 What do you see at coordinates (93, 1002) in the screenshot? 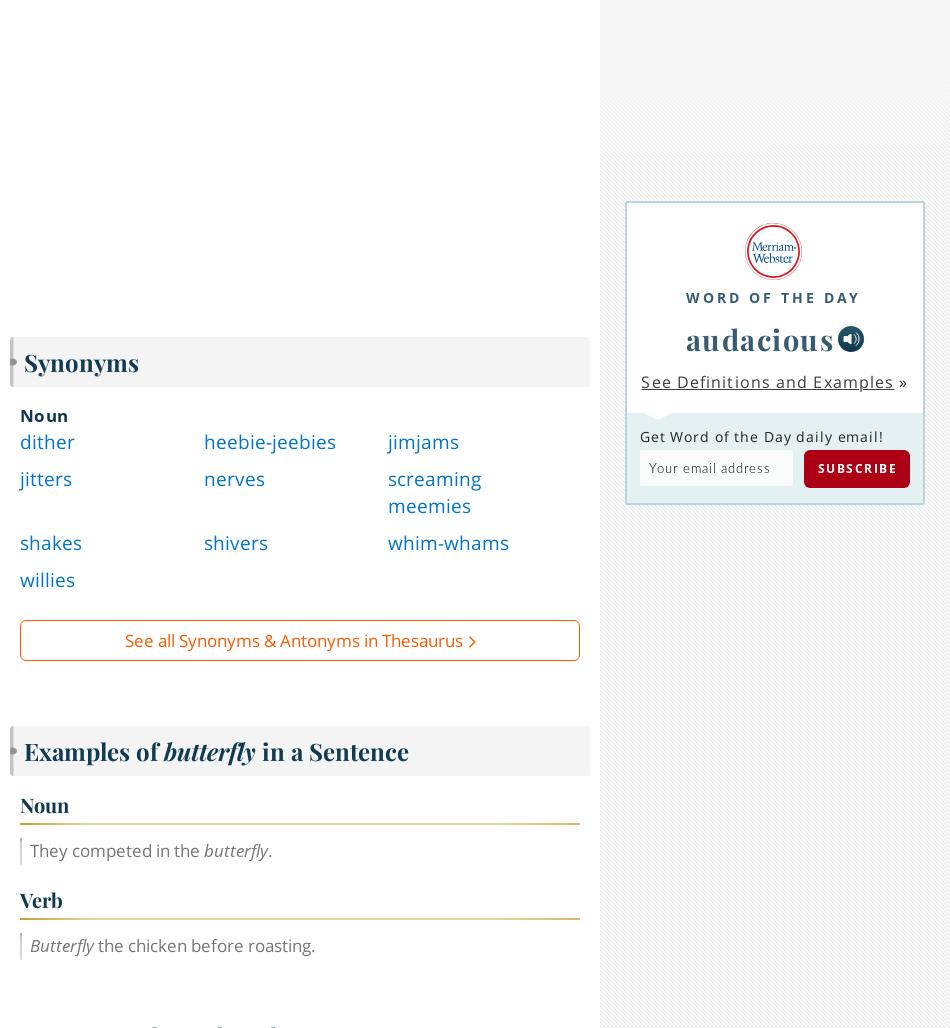
I see `'Home'` at bounding box center [93, 1002].